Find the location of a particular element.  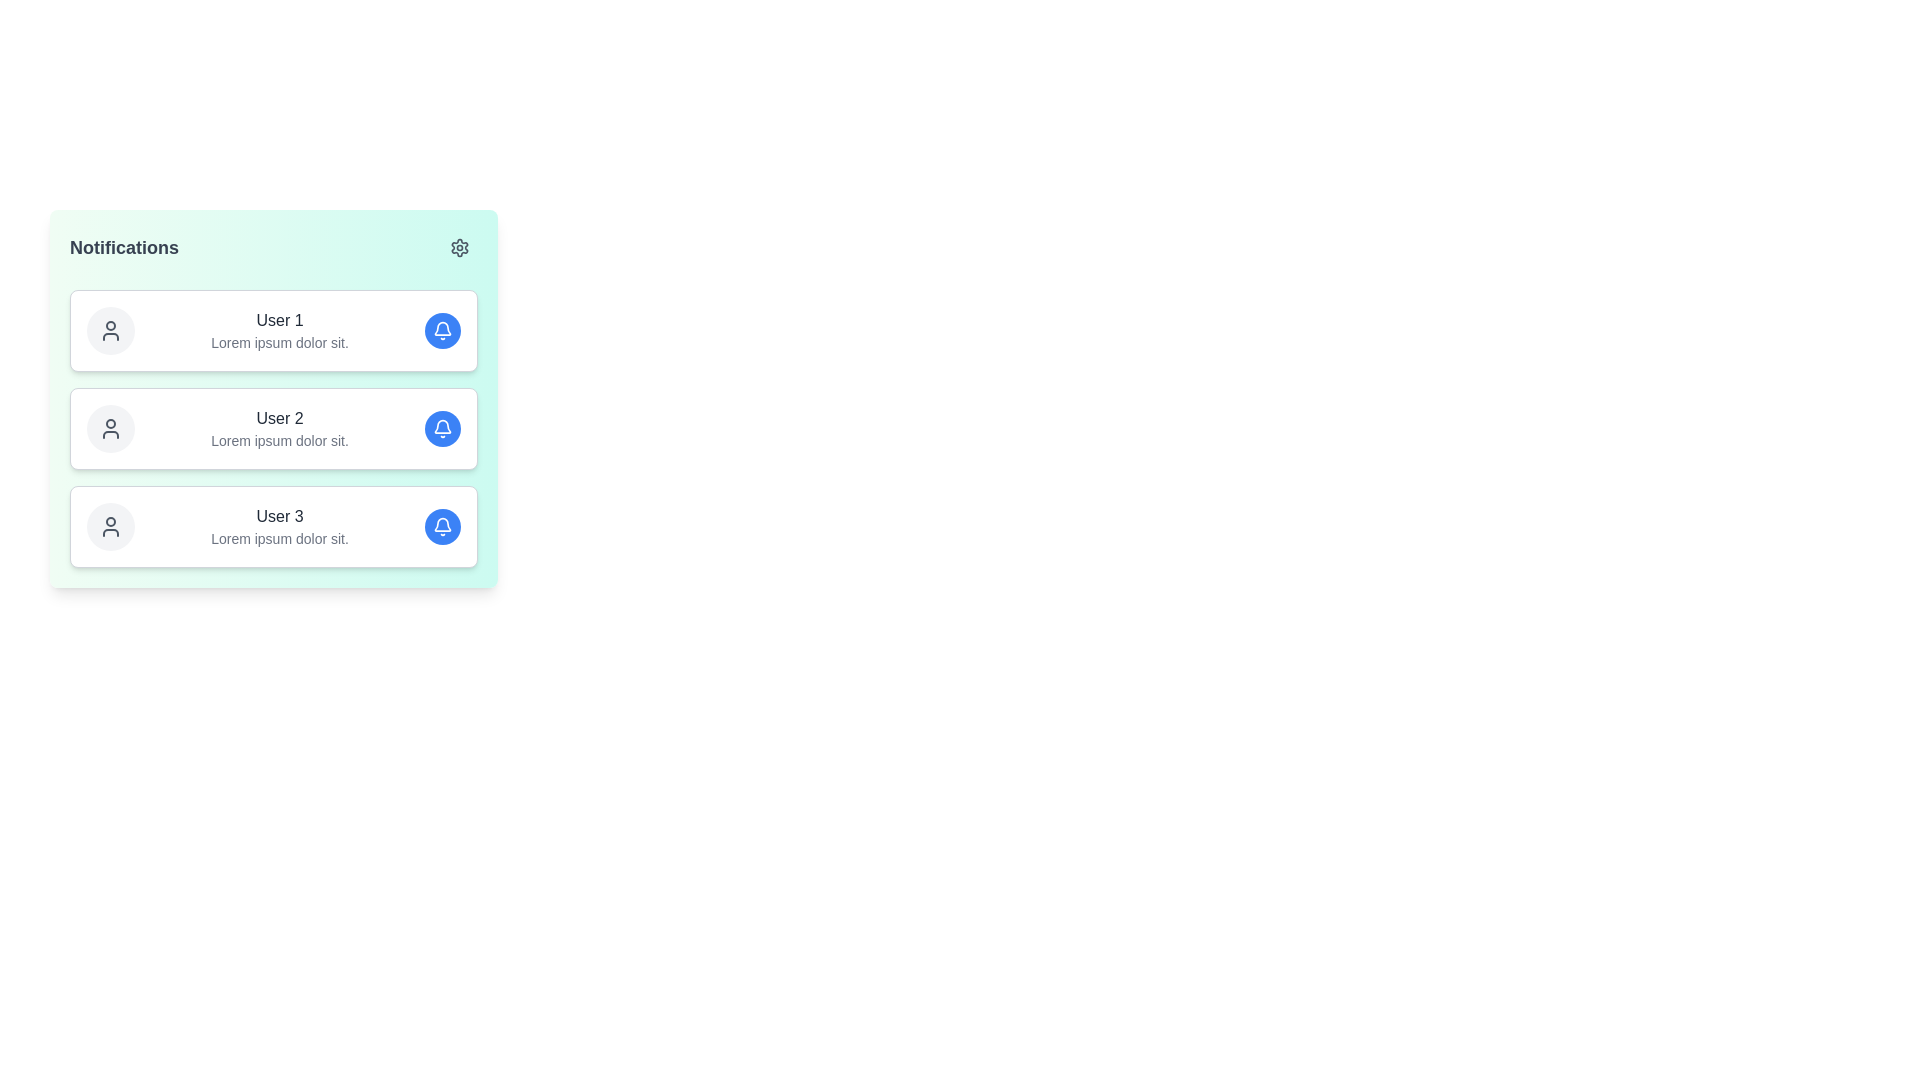

the bell icon located in the second item of the notification list, positioned to the far right alongside the user's name and message preview is located at coordinates (441, 427).